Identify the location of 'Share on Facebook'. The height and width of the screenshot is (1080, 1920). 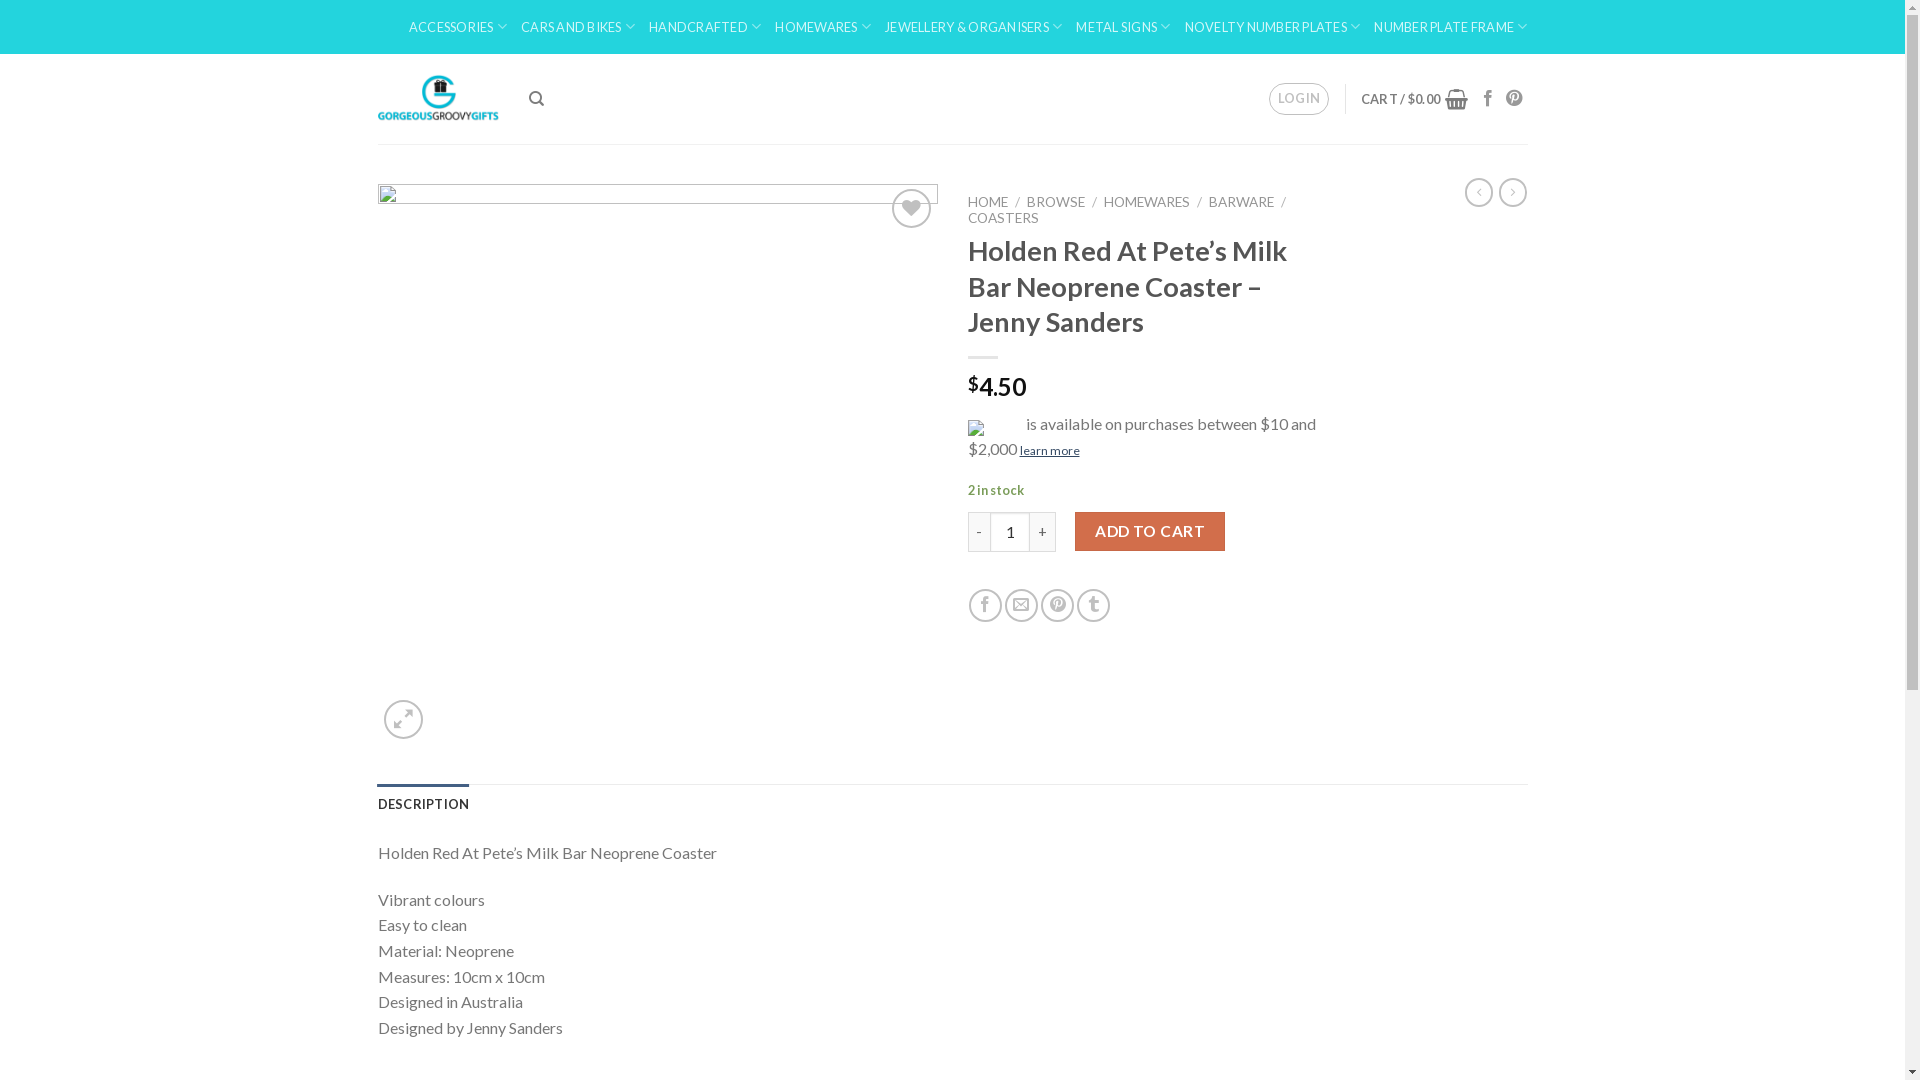
(985, 604).